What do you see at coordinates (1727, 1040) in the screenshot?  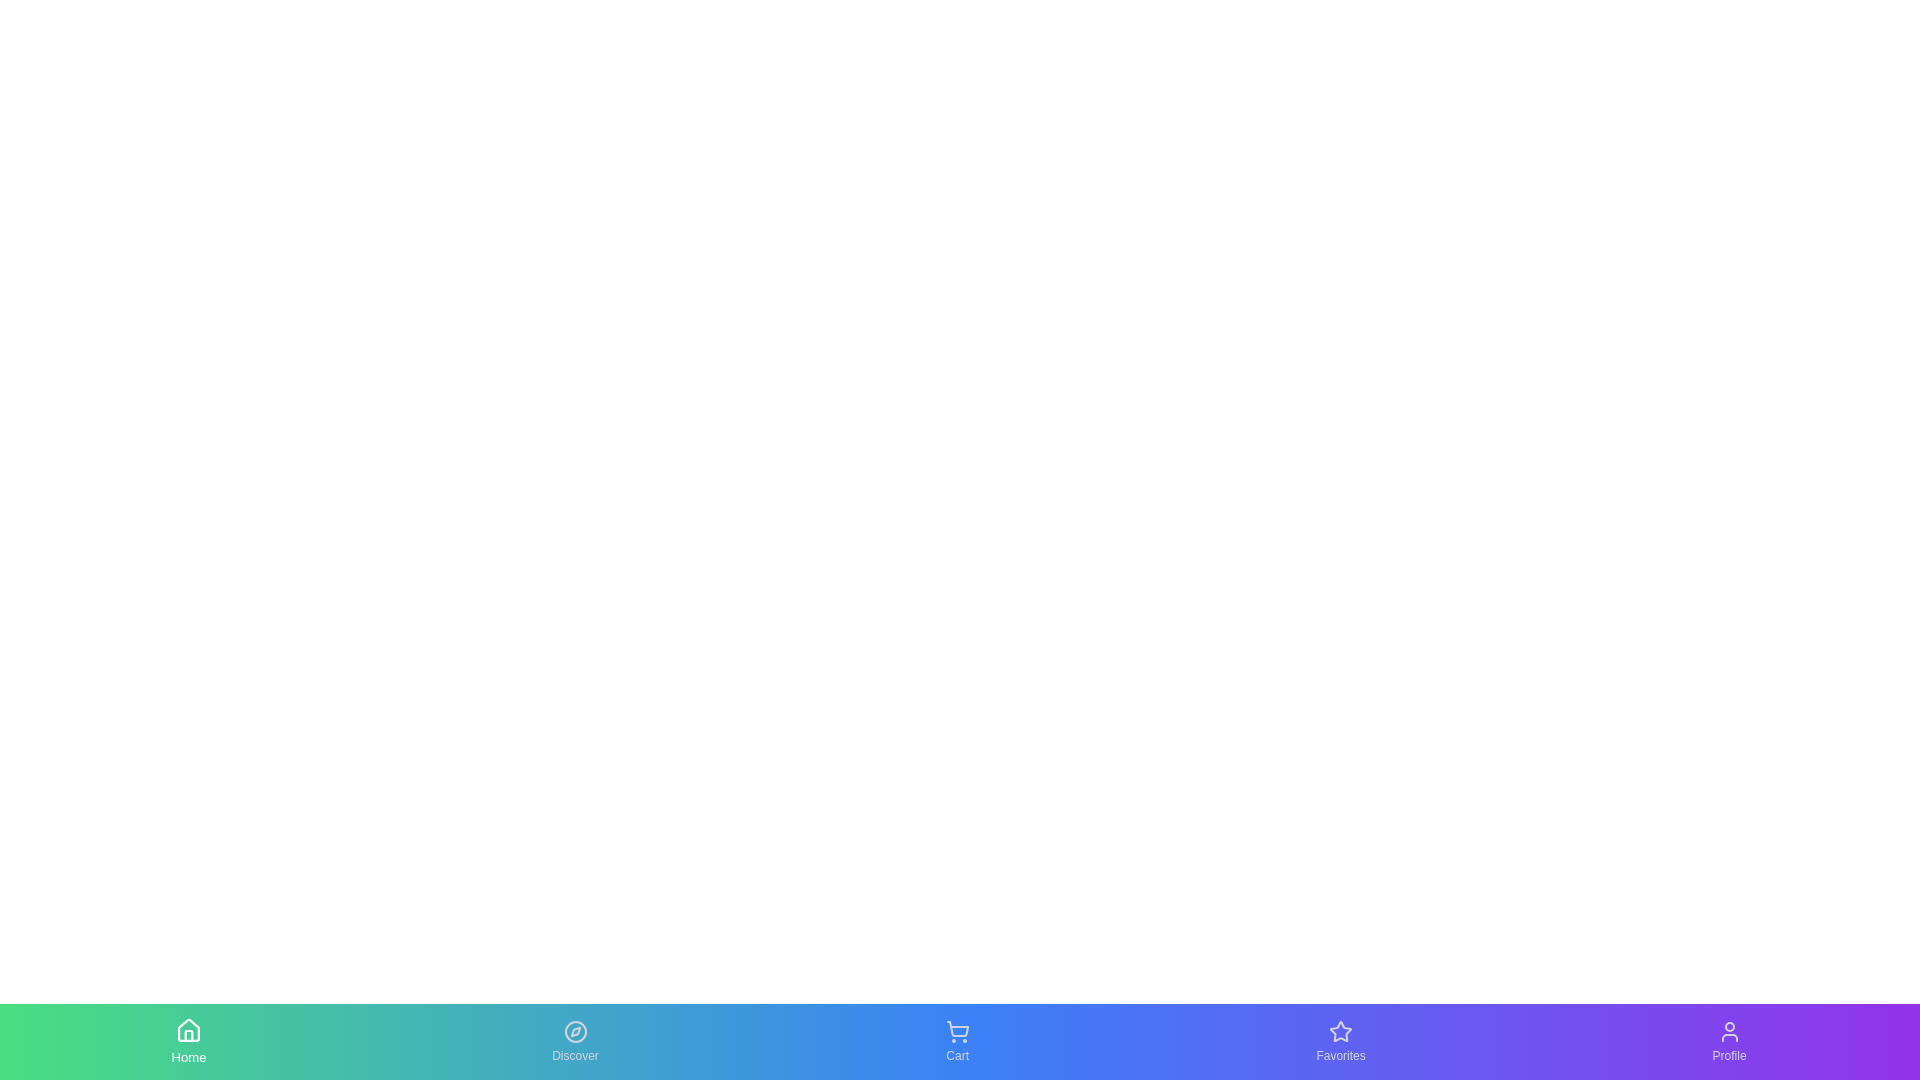 I see `the Profile tab to see the hover effect` at bounding box center [1727, 1040].